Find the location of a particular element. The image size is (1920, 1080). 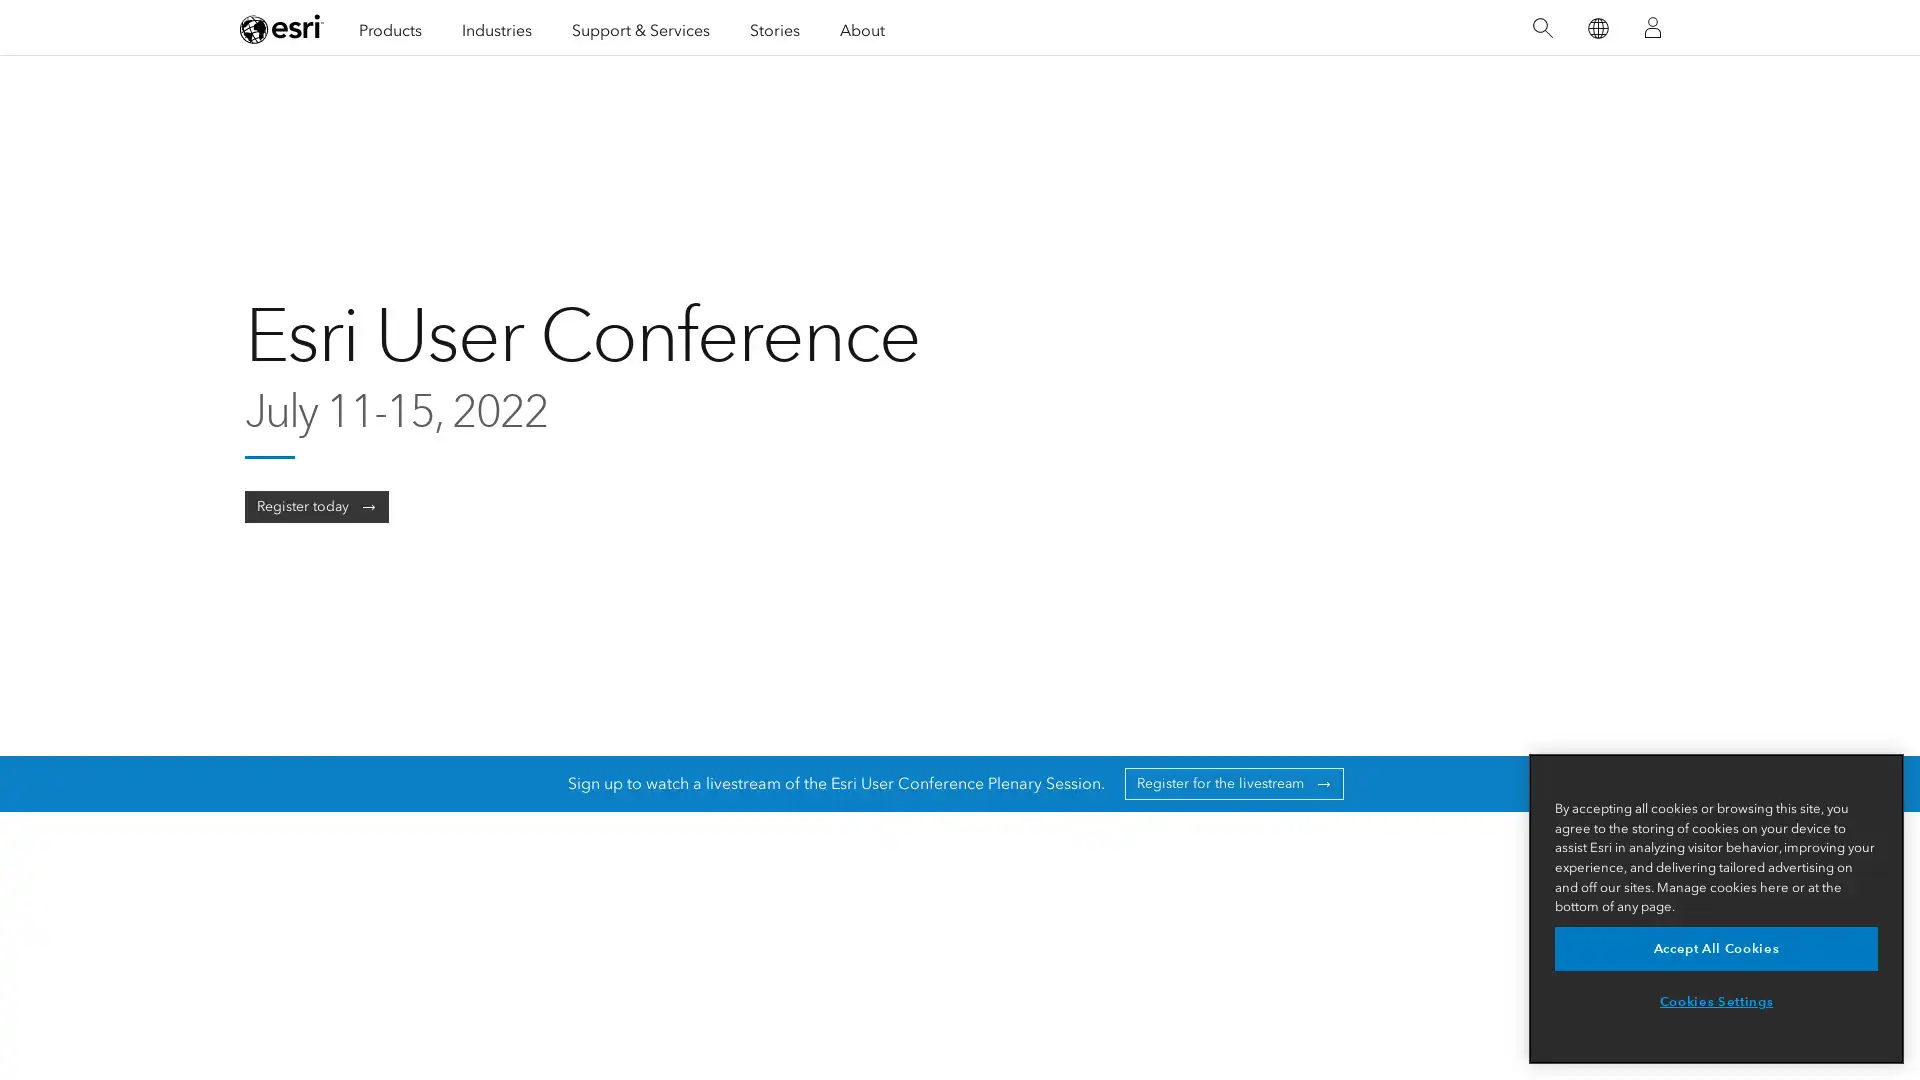

About is located at coordinates (862, 27).